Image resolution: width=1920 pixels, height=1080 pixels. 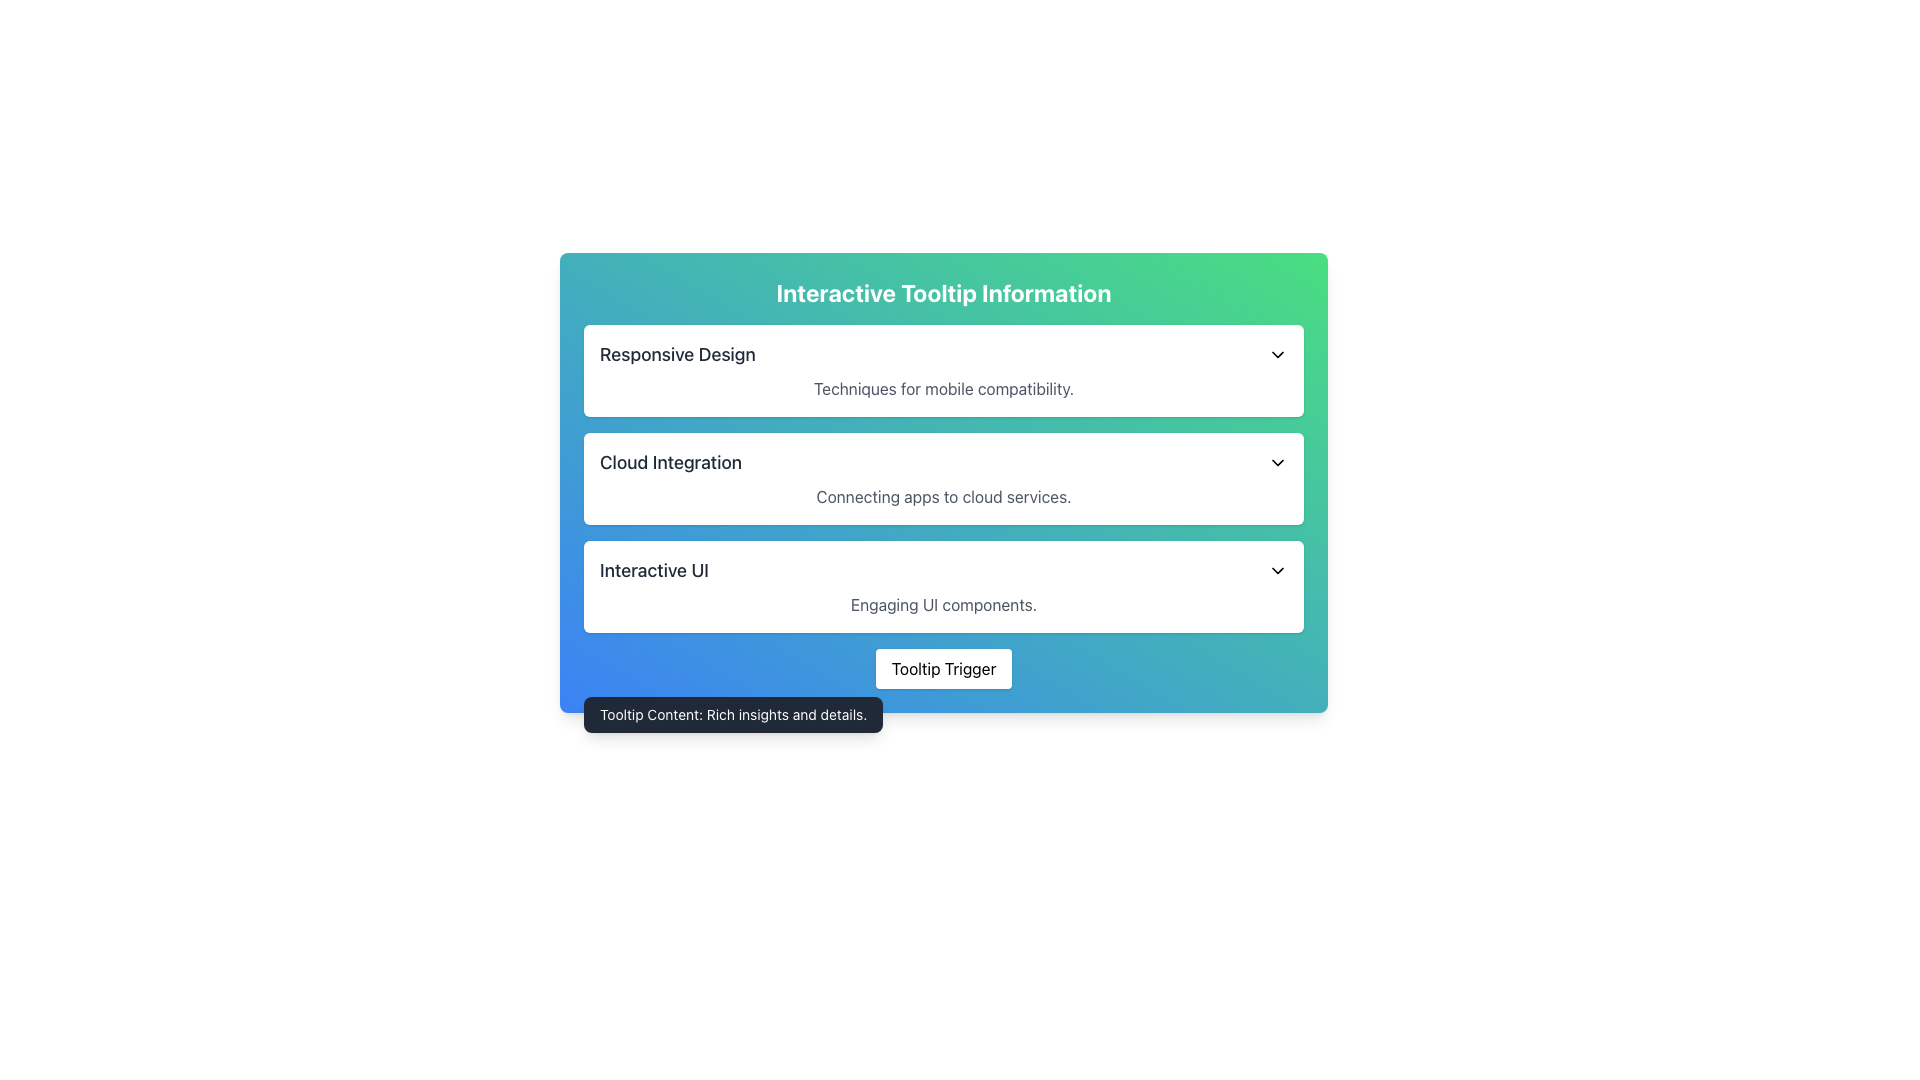 What do you see at coordinates (1276, 462) in the screenshot?
I see `the downward-facing chevron icon button located at the far right of the 'Cloud Integration' text` at bounding box center [1276, 462].